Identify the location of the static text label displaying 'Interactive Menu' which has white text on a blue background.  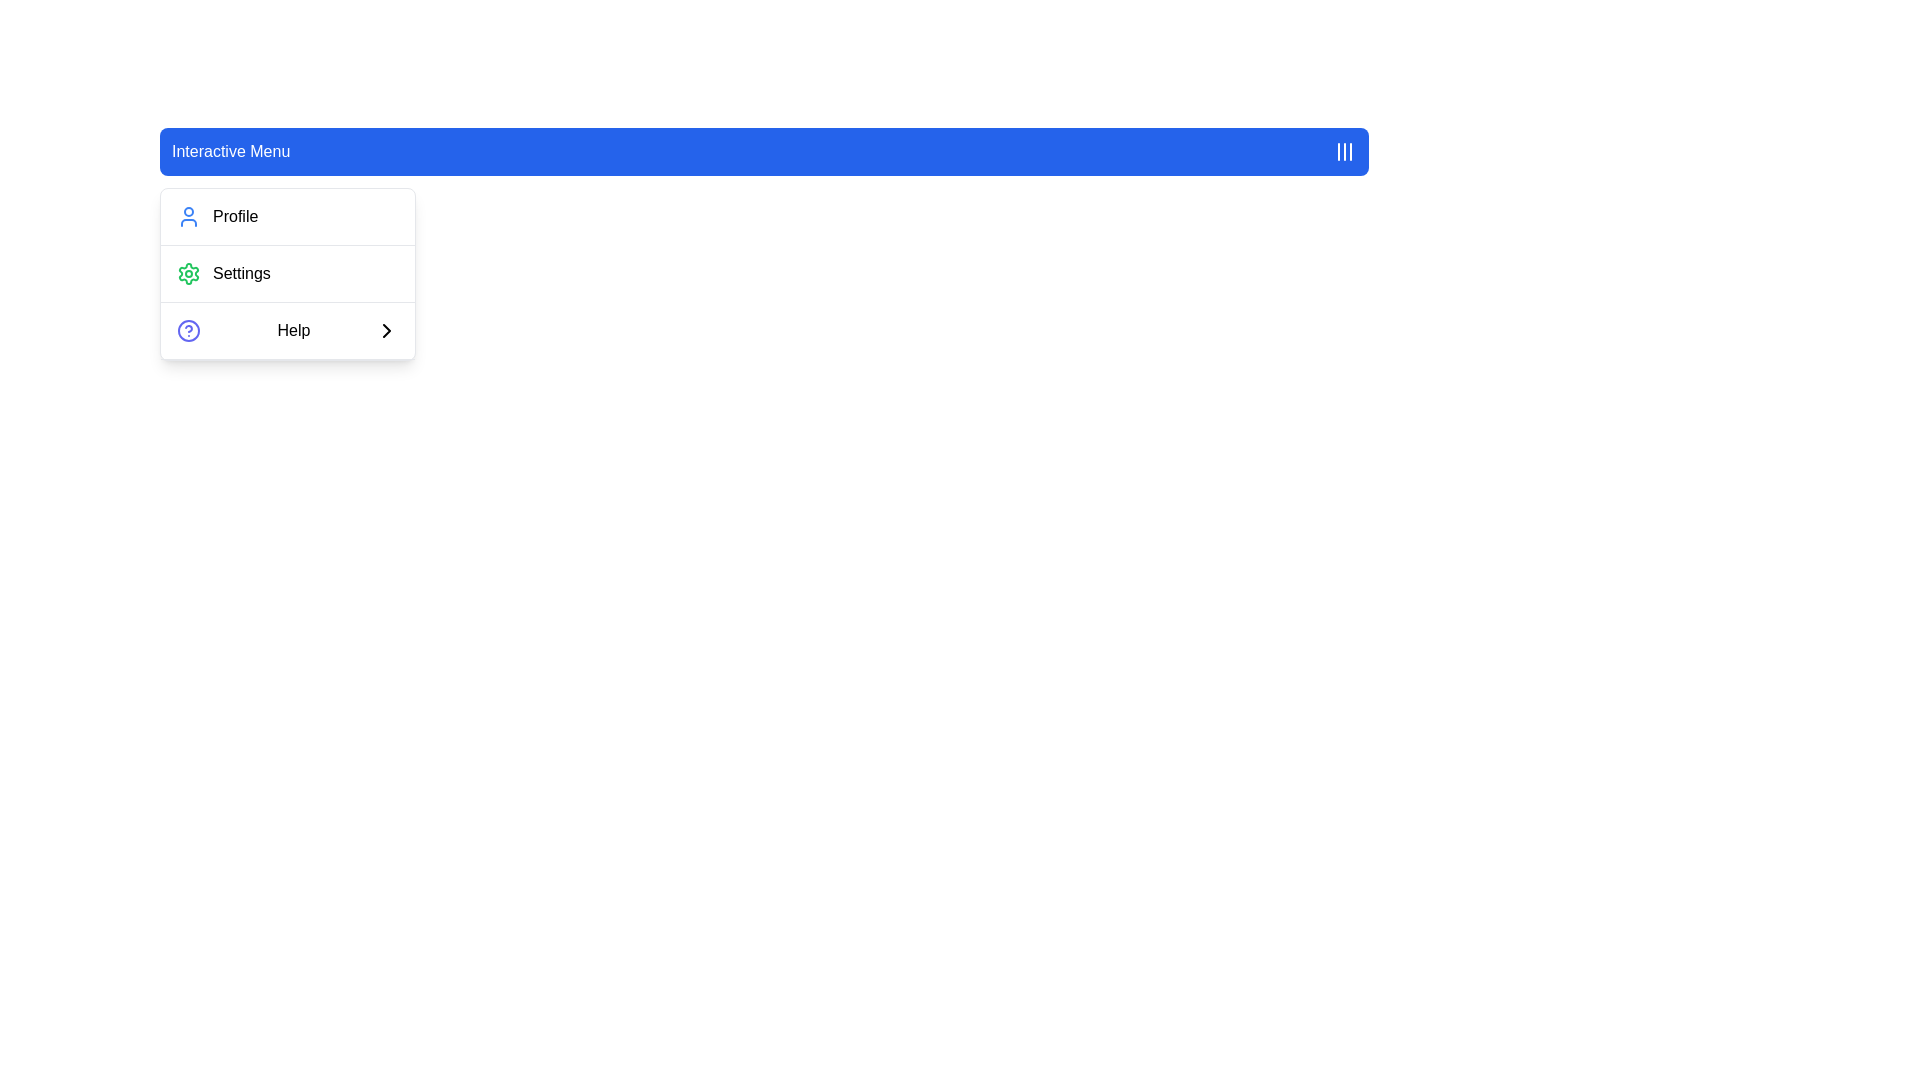
(231, 150).